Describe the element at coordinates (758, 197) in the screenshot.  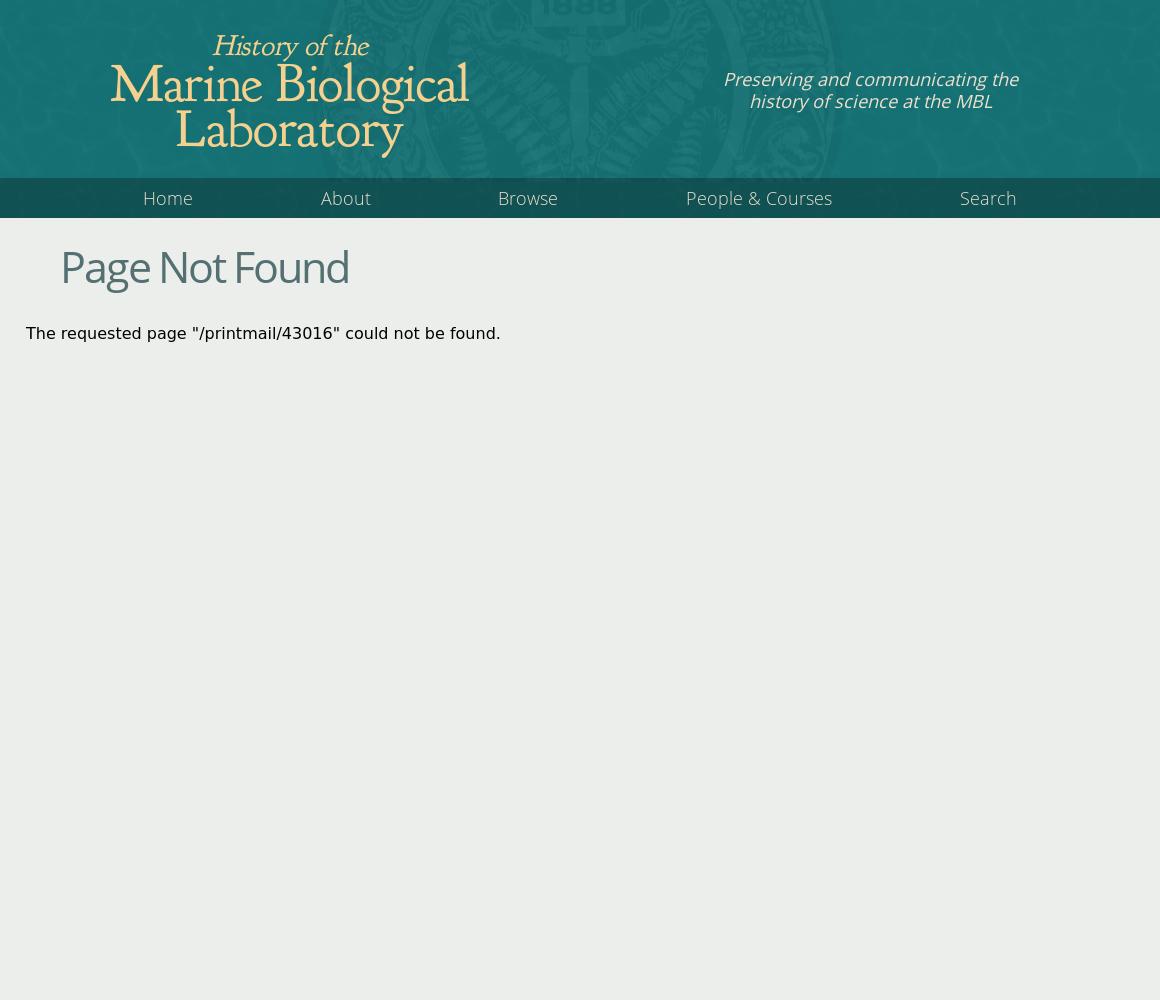
I see `'People & Courses'` at that location.